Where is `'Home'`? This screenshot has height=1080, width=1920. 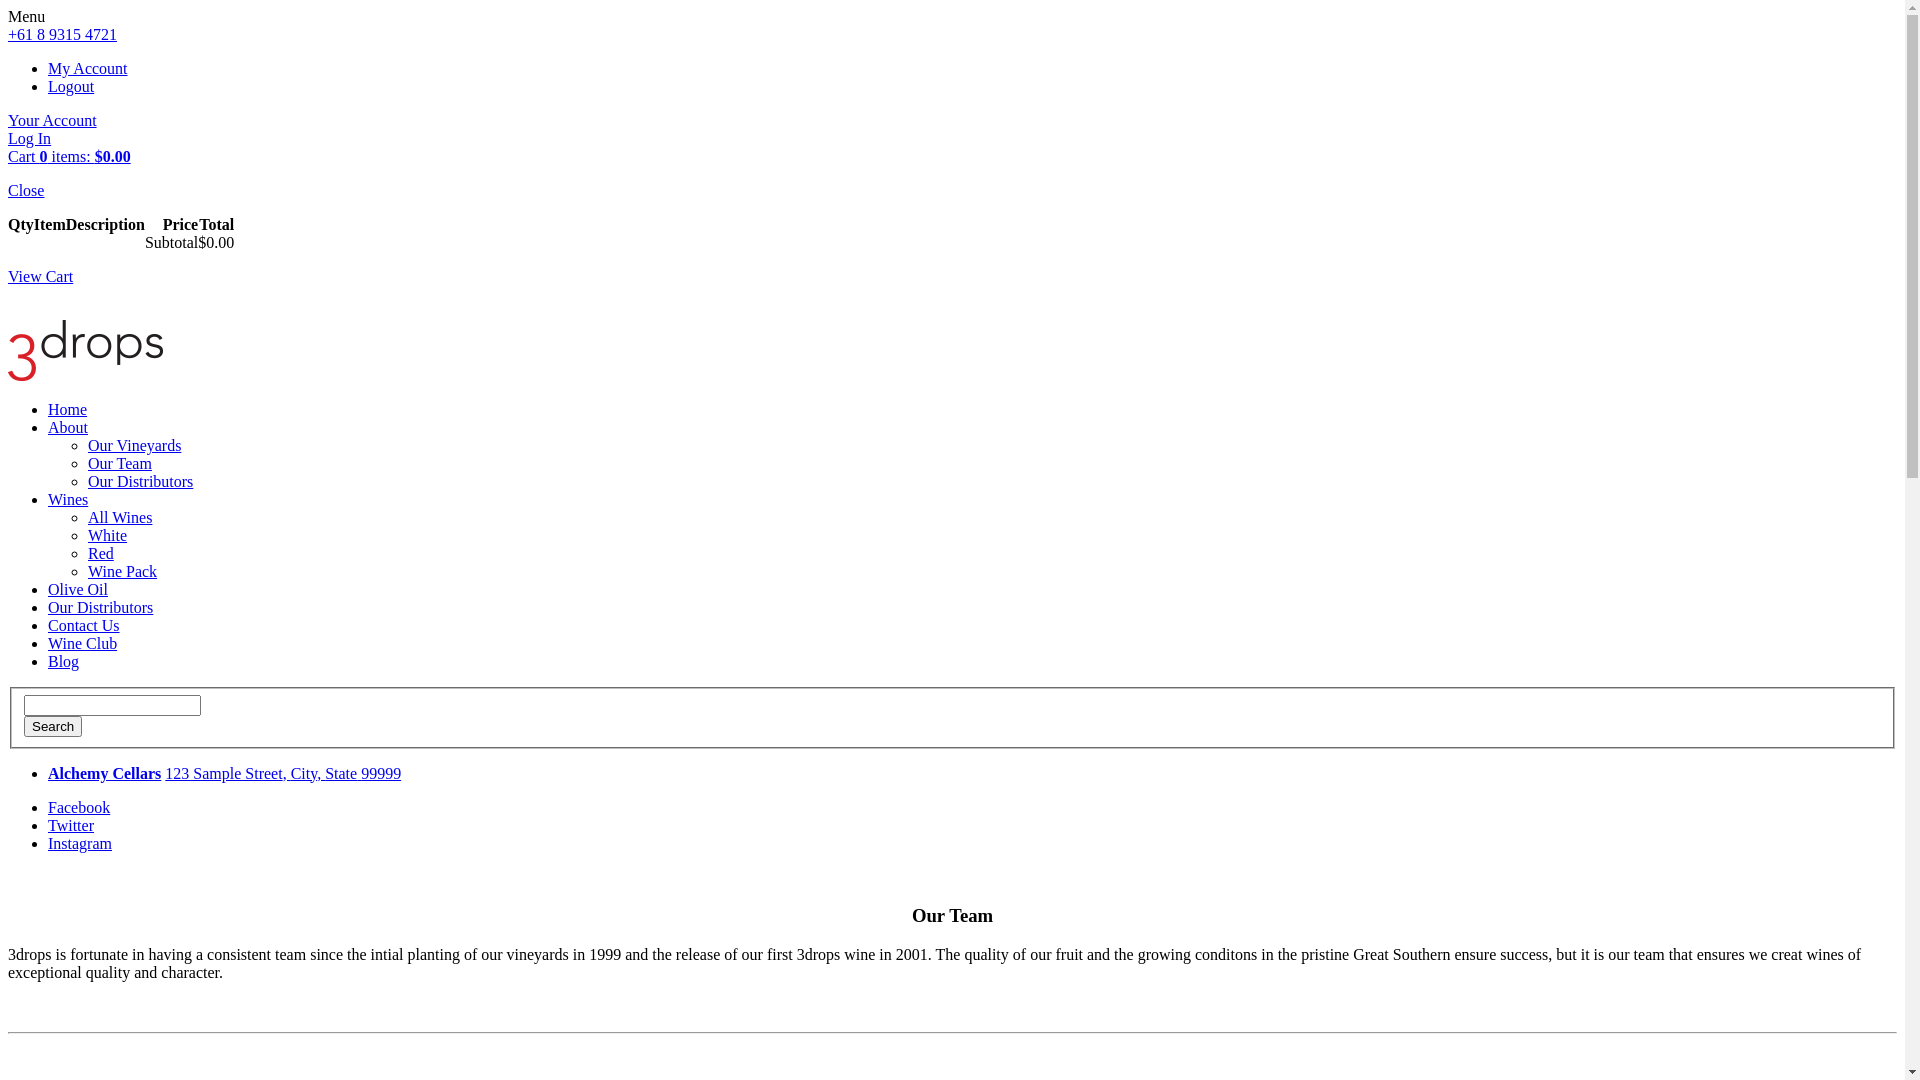
'Home' is located at coordinates (67, 408).